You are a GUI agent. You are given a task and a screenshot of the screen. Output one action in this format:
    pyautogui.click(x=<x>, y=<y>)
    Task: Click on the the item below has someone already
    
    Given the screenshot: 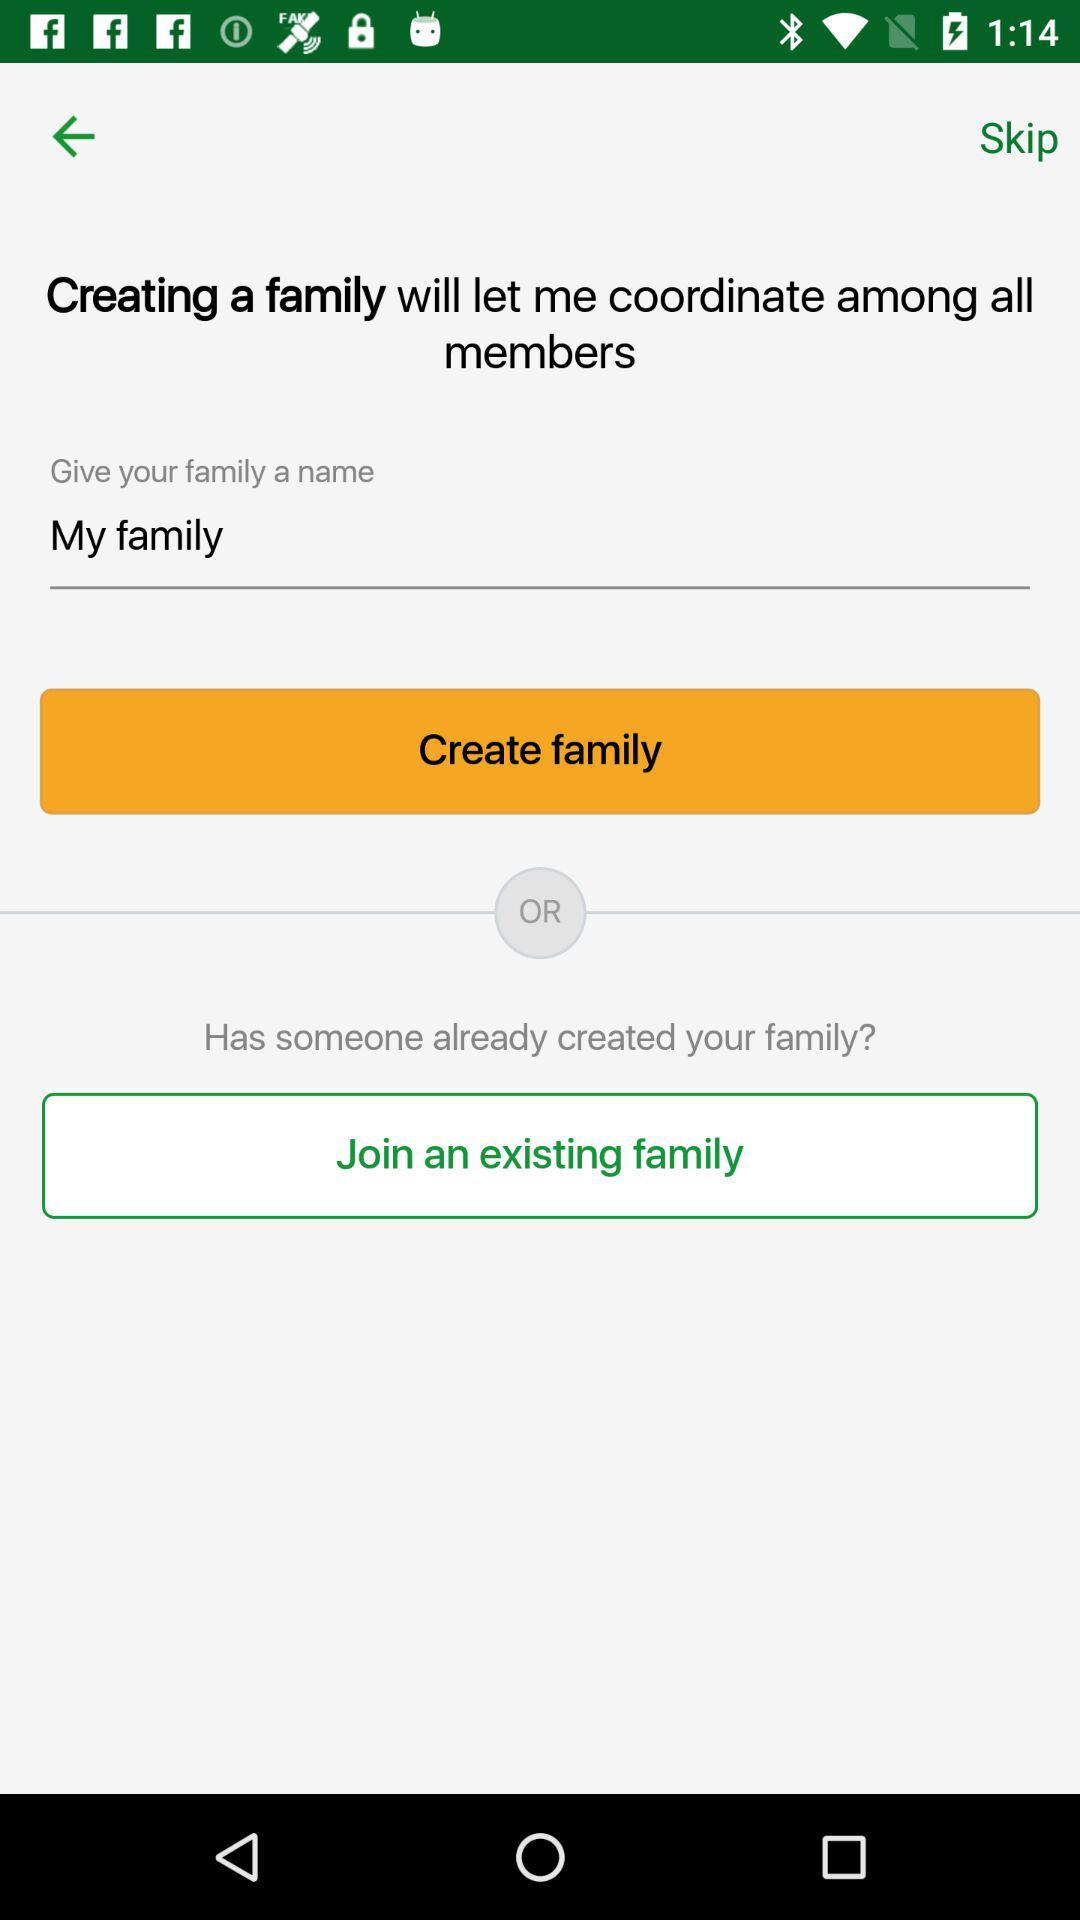 What is the action you would take?
    pyautogui.click(x=540, y=1155)
    